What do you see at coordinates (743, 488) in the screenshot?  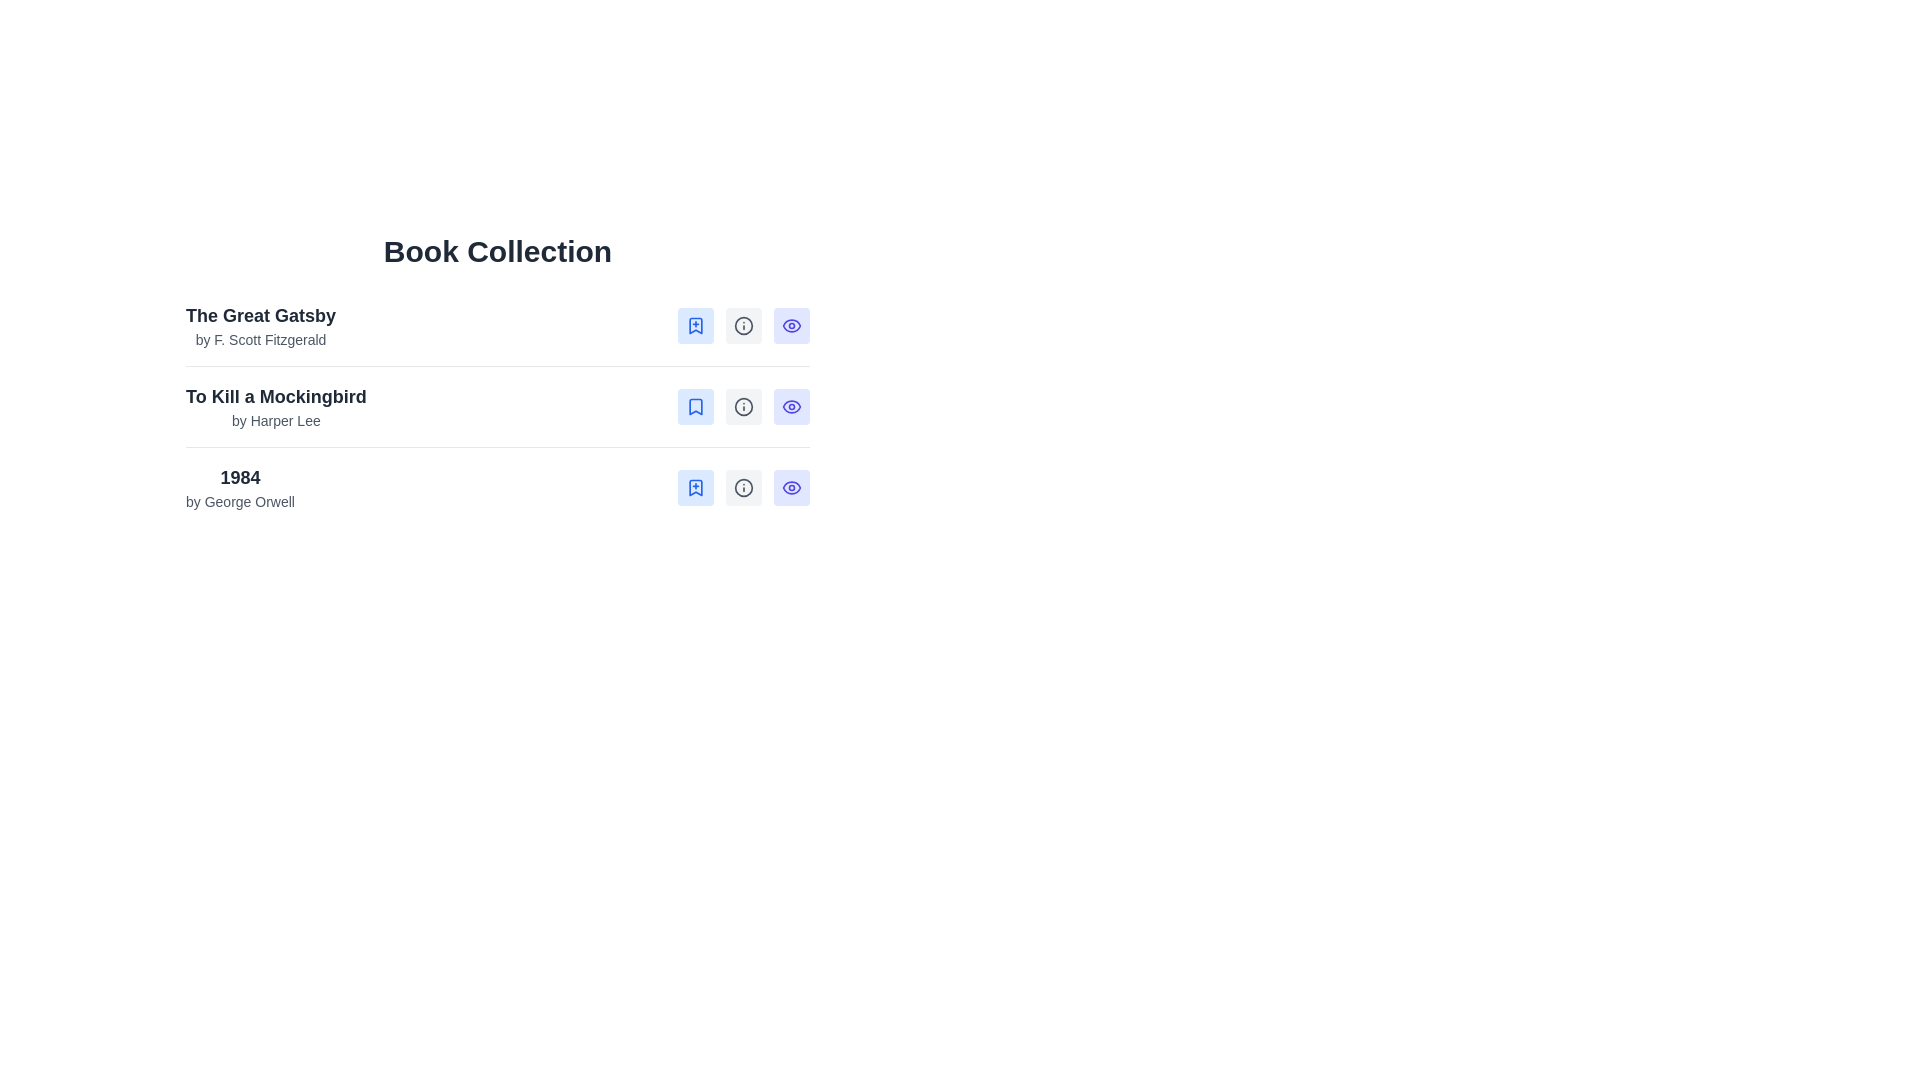 I see `the informational button with a light gray background and rounded edges located under the '1984' book entry` at bounding box center [743, 488].